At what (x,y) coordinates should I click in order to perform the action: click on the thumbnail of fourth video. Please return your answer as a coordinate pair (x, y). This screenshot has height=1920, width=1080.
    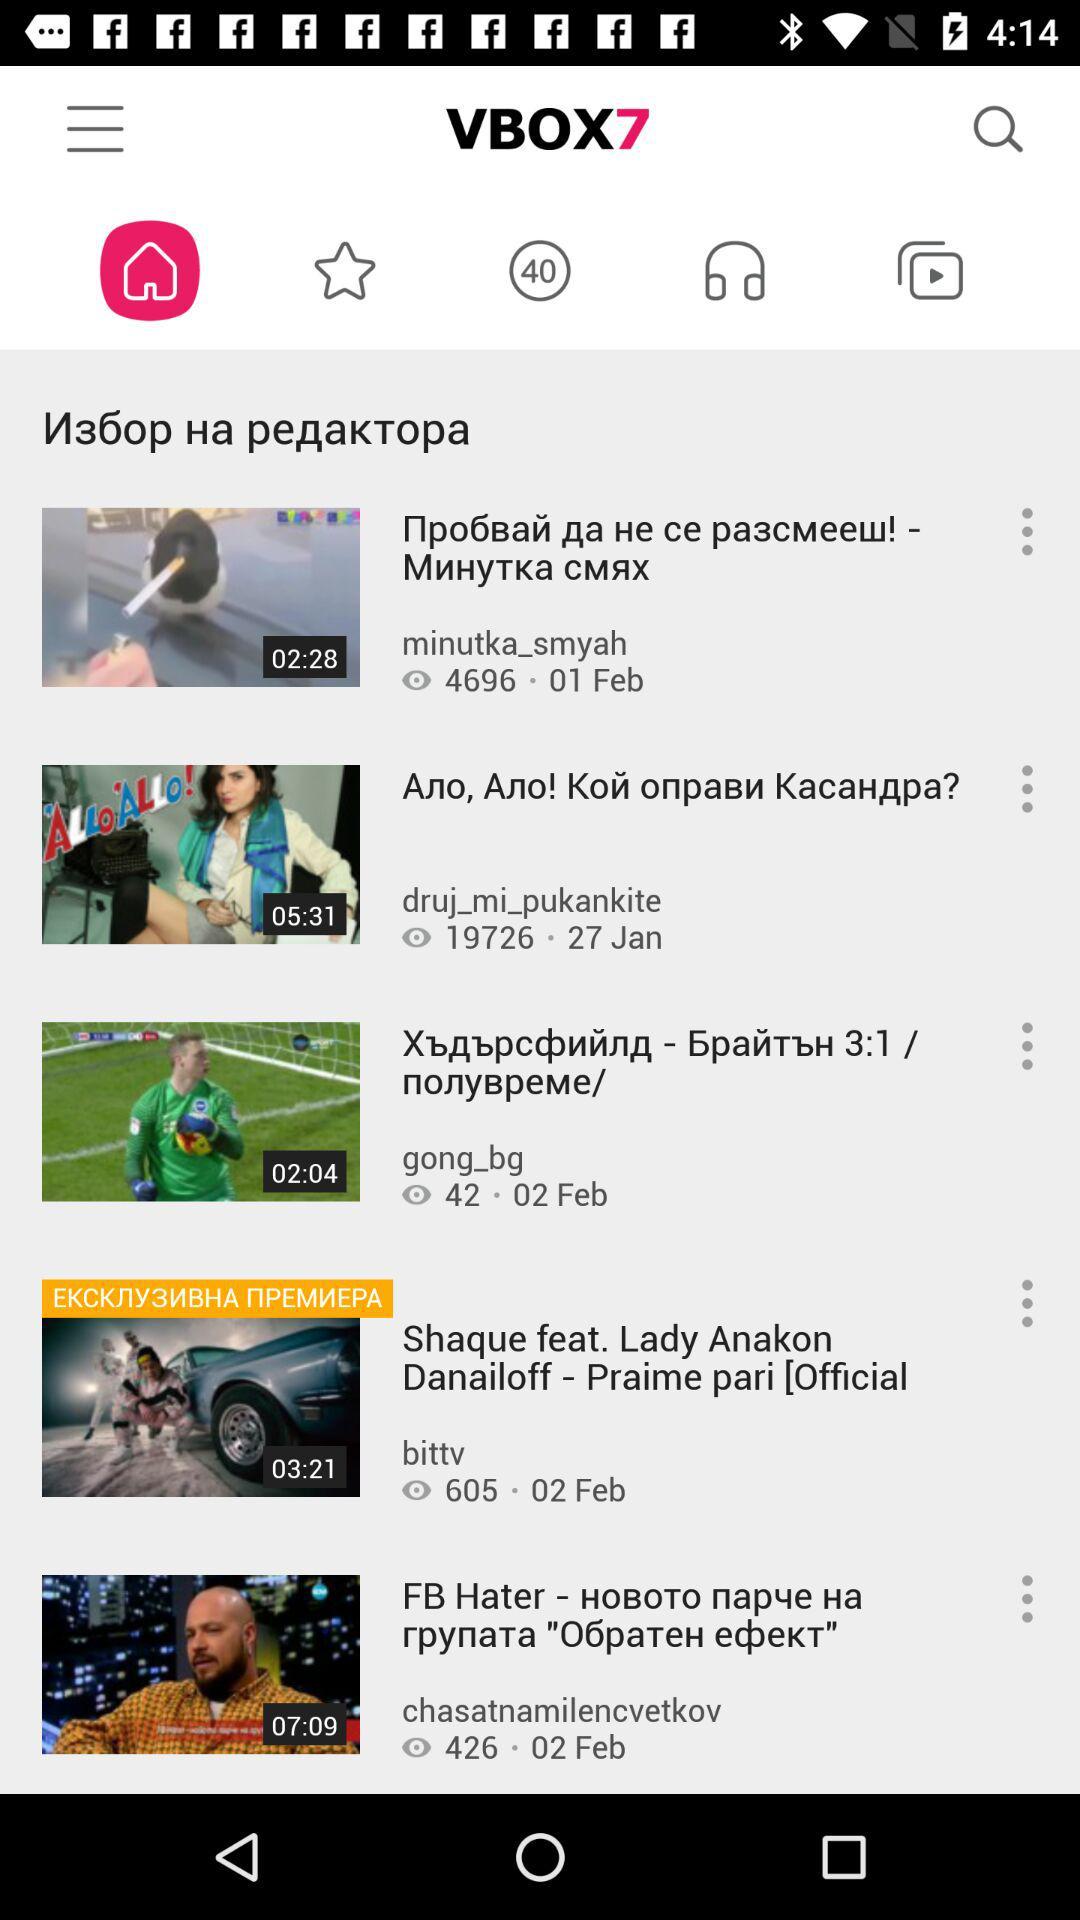
    Looking at the image, I should click on (200, 1406).